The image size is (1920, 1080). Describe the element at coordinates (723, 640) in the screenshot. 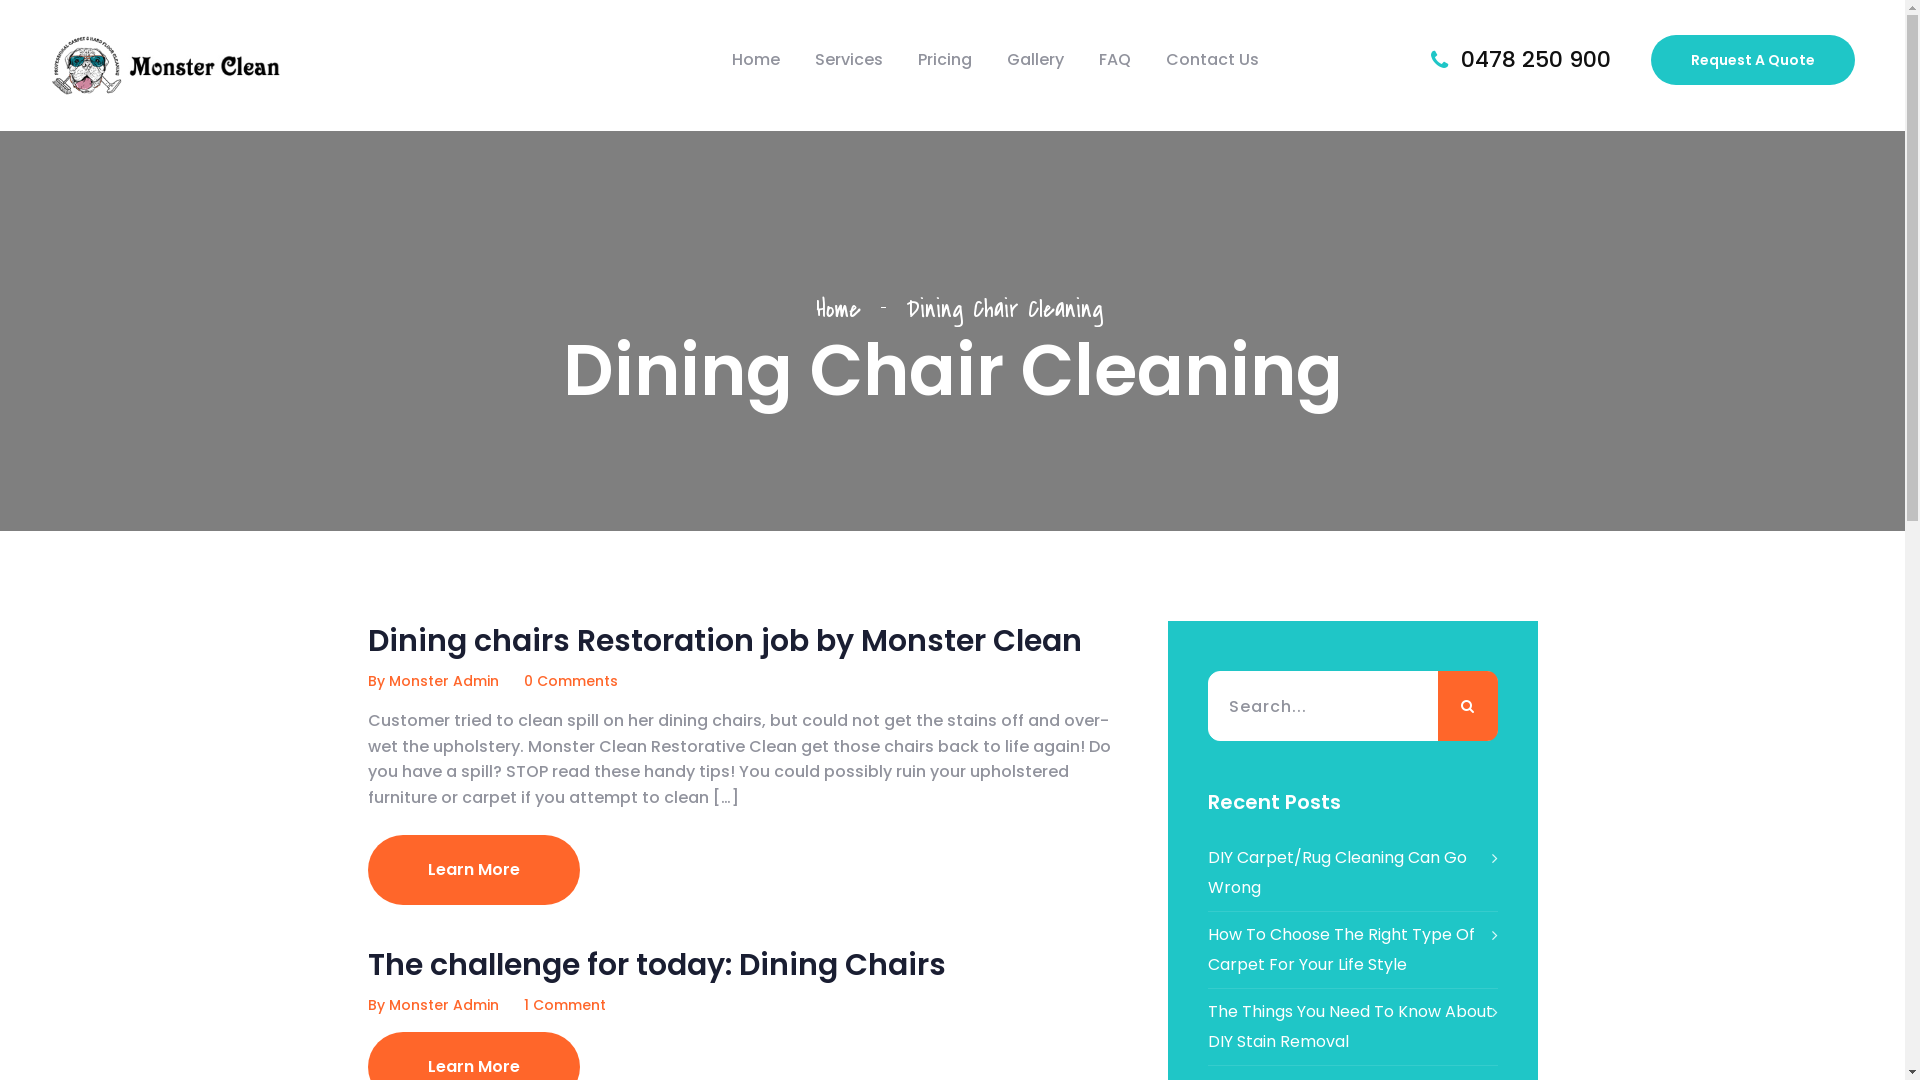

I see `'Dining chairs Restoration job by Monster Clean'` at that location.